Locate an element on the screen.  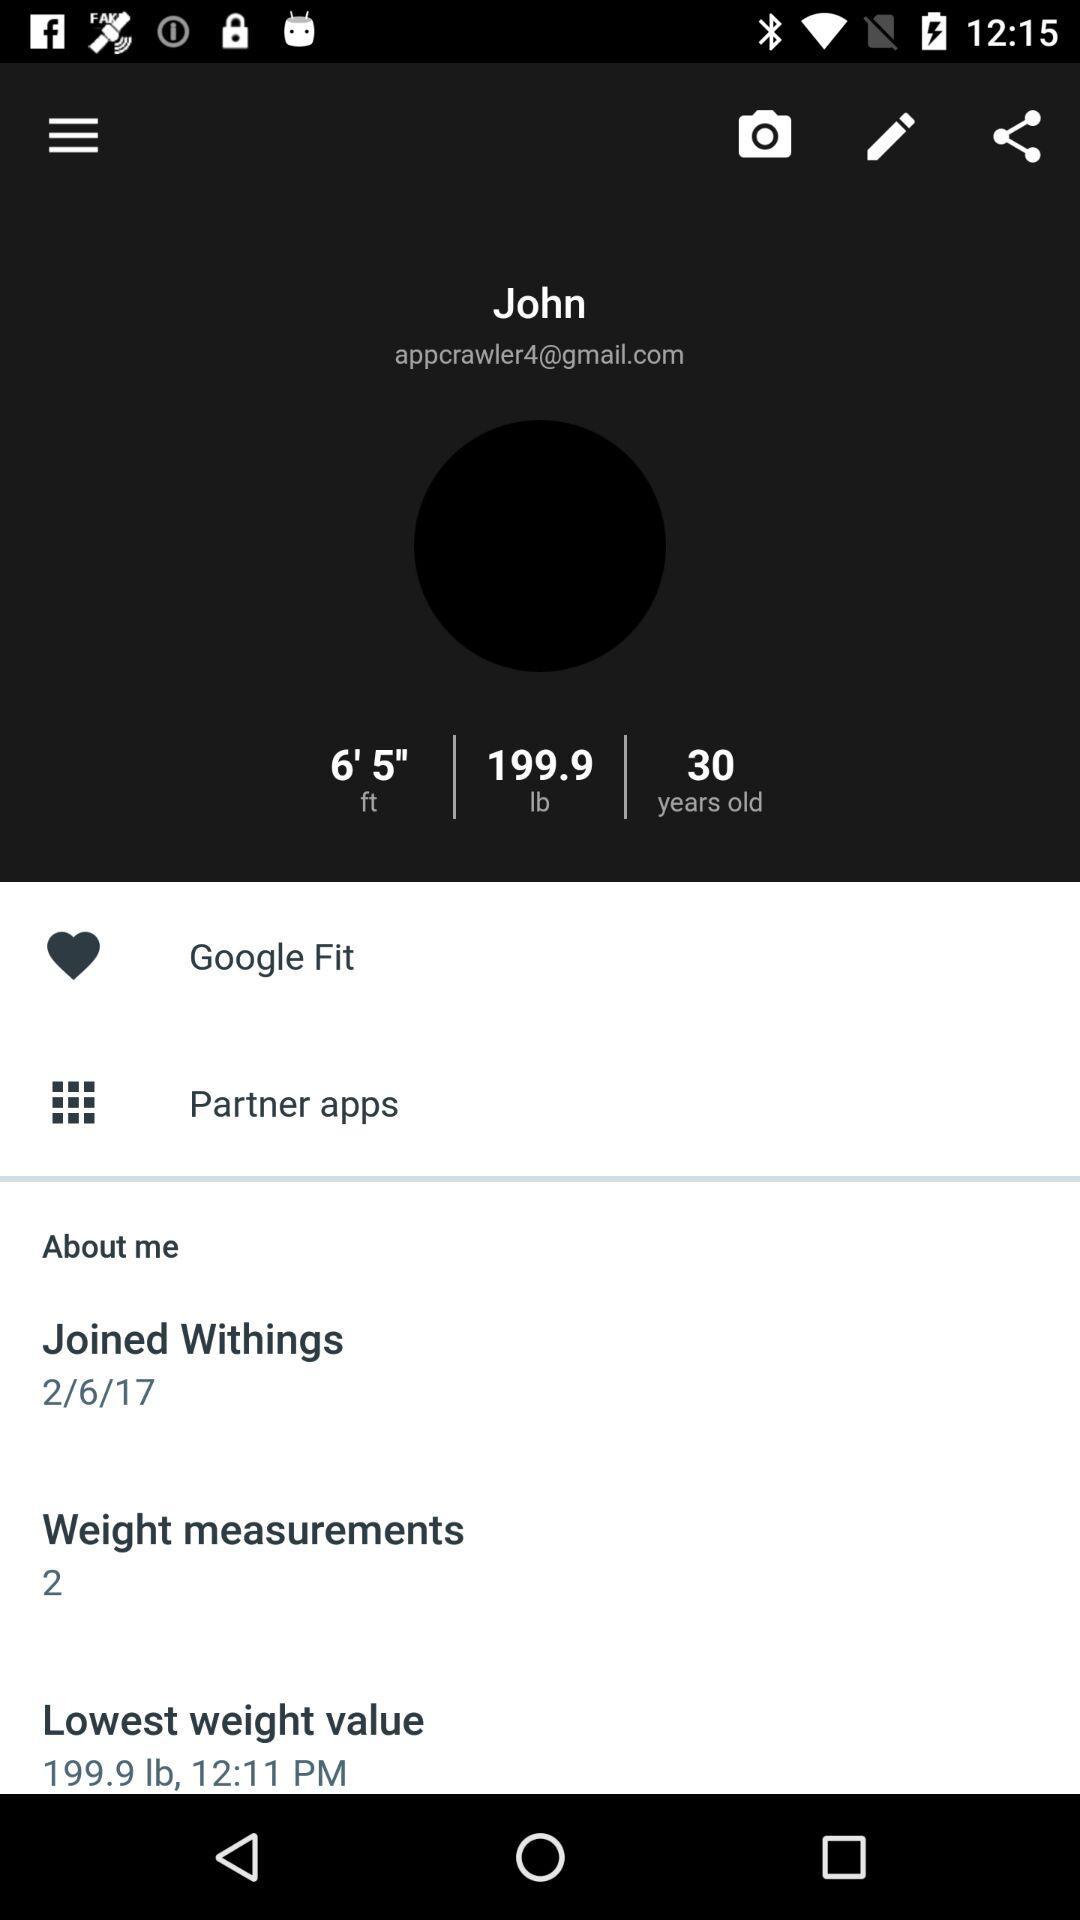
item above google fit icon is located at coordinates (1017, 135).